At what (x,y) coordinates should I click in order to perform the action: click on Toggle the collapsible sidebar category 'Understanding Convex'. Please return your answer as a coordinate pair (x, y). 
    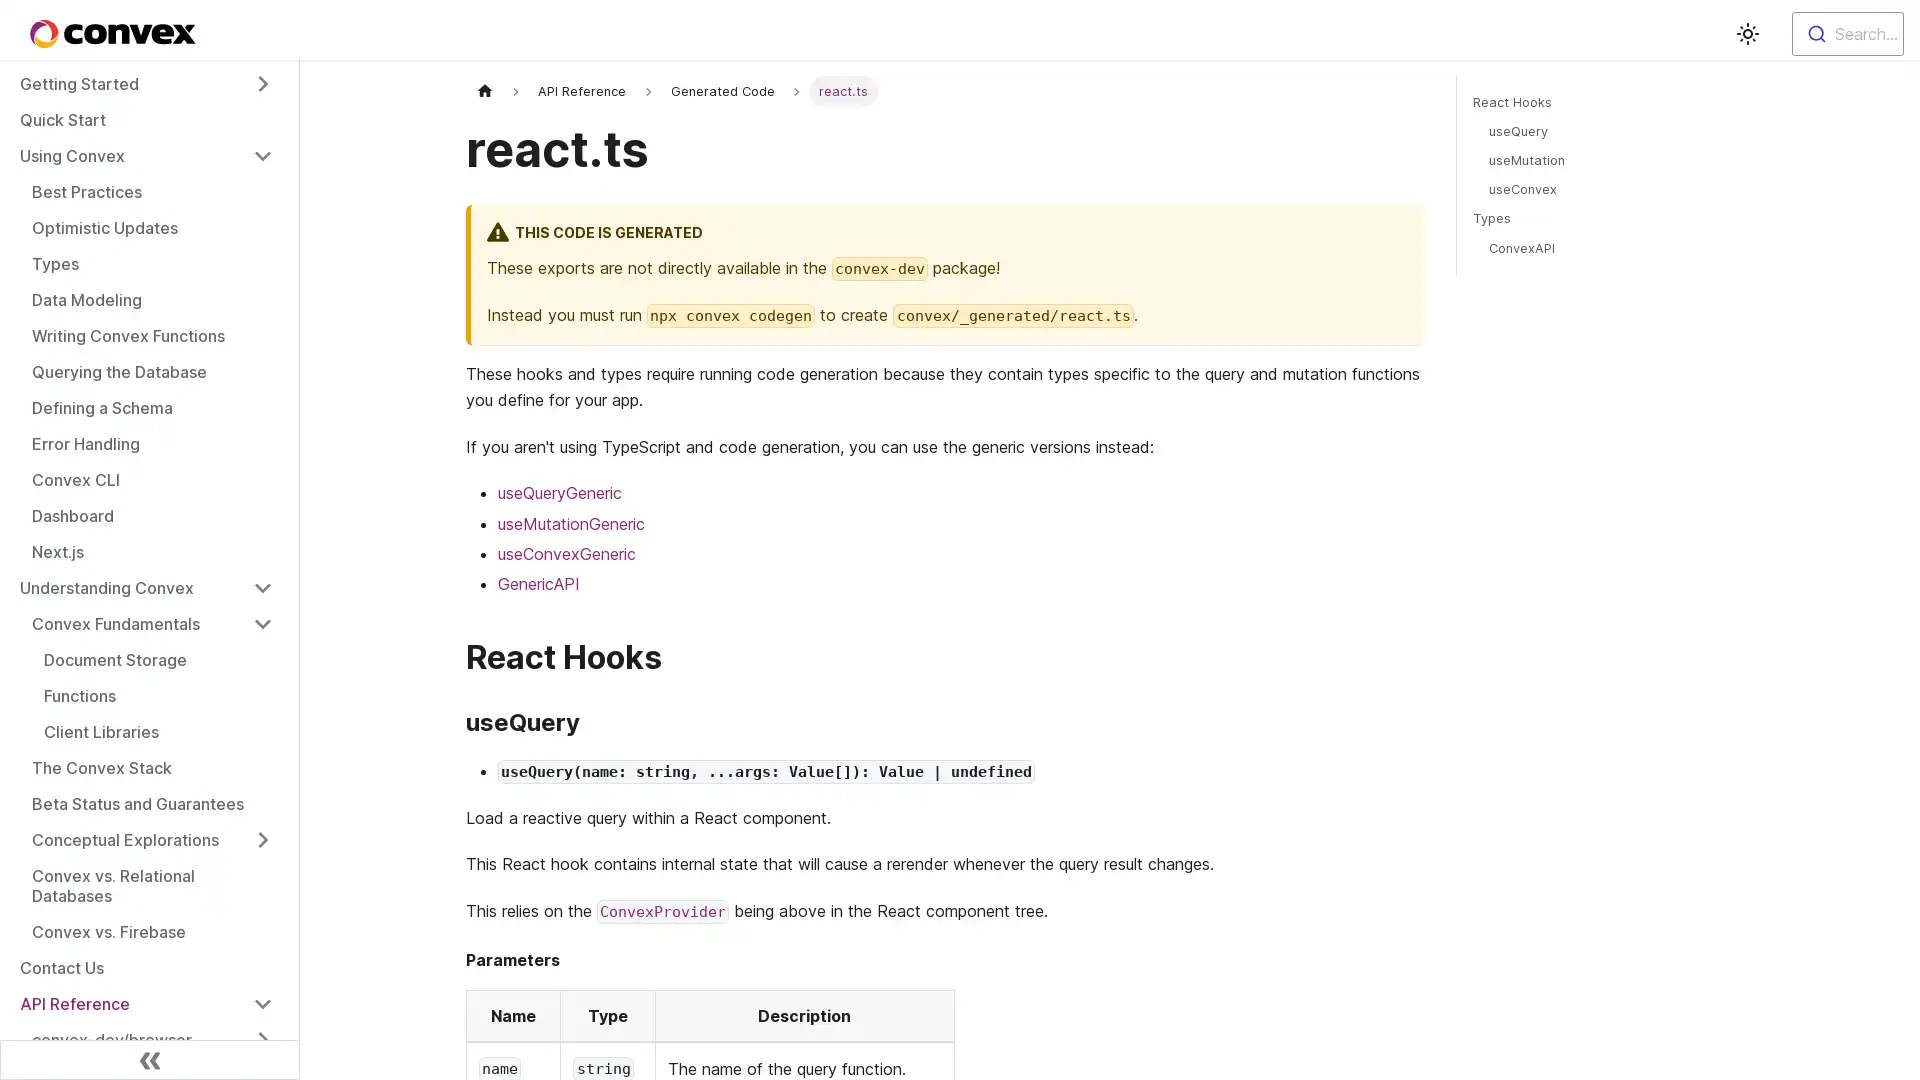
    Looking at the image, I should click on (262, 586).